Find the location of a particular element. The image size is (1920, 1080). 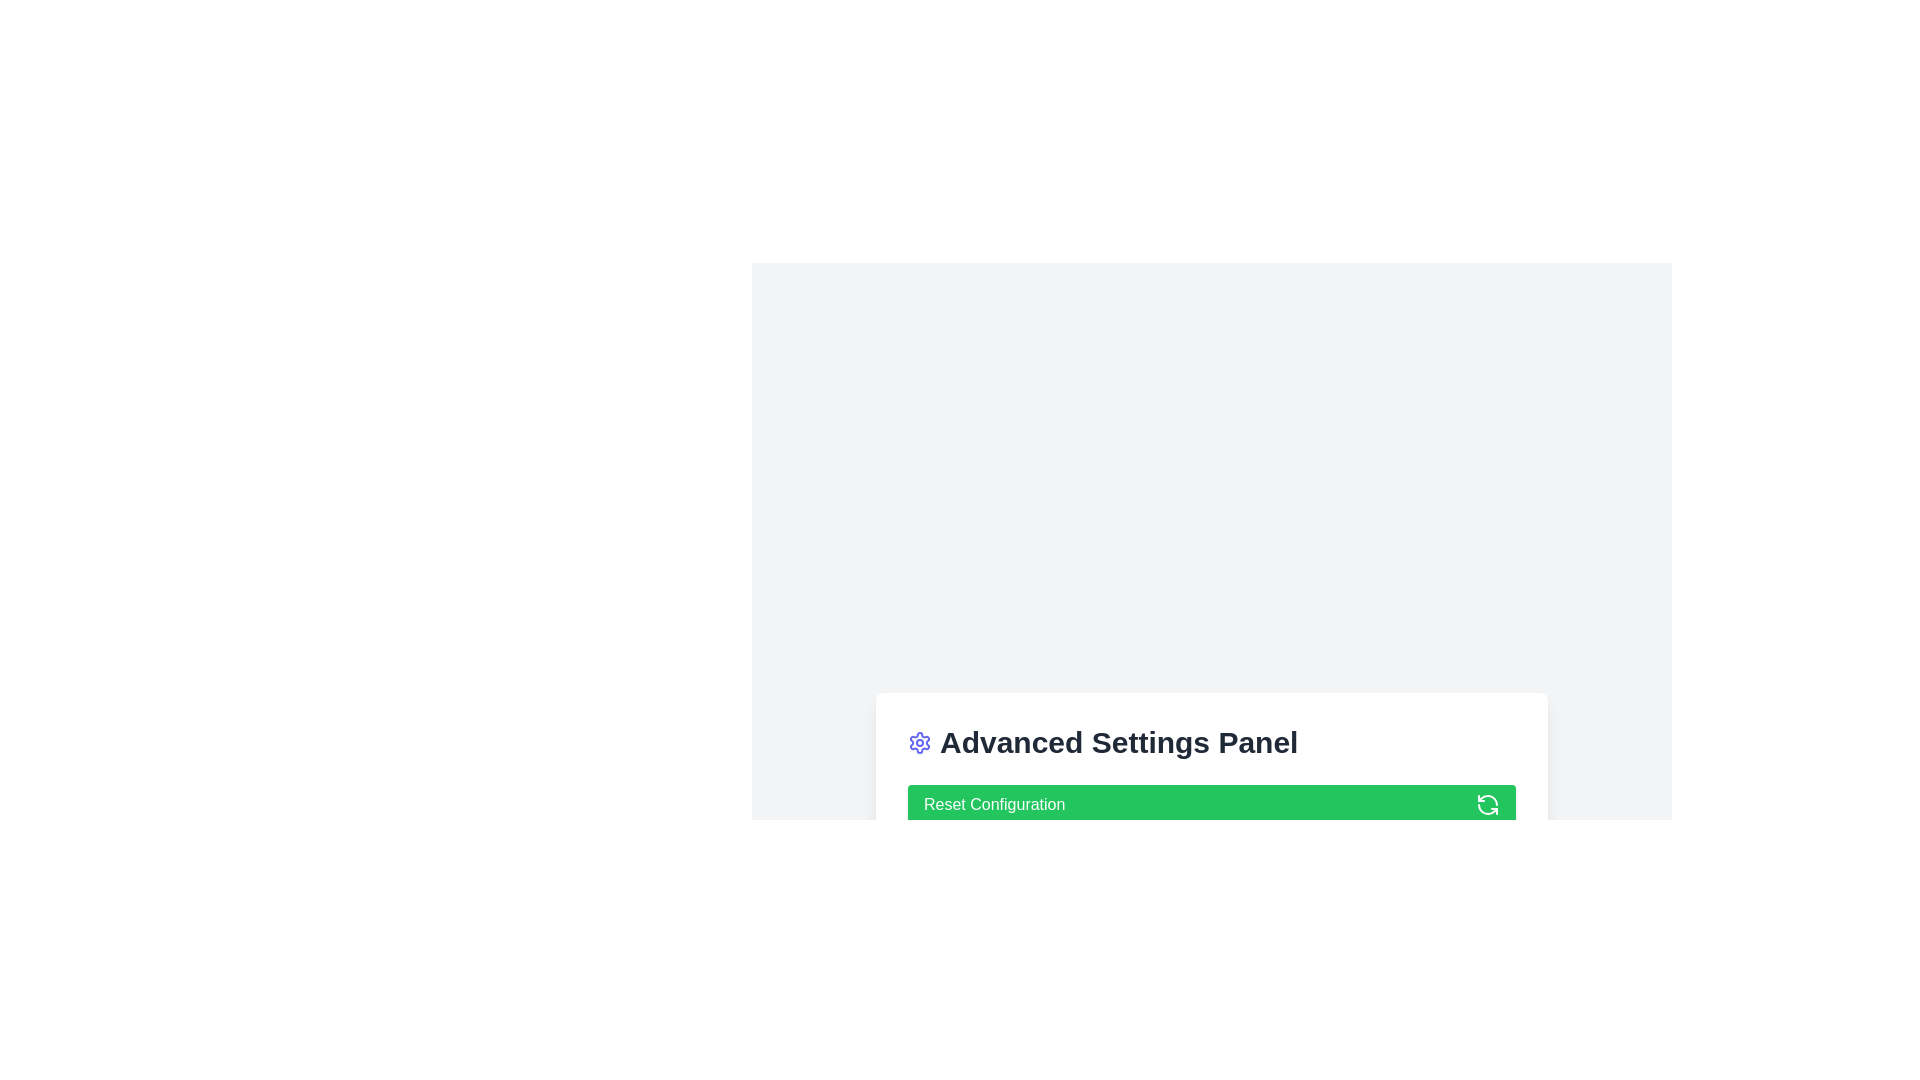

the gear-shaped icon located is located at coordinates (919, 743).